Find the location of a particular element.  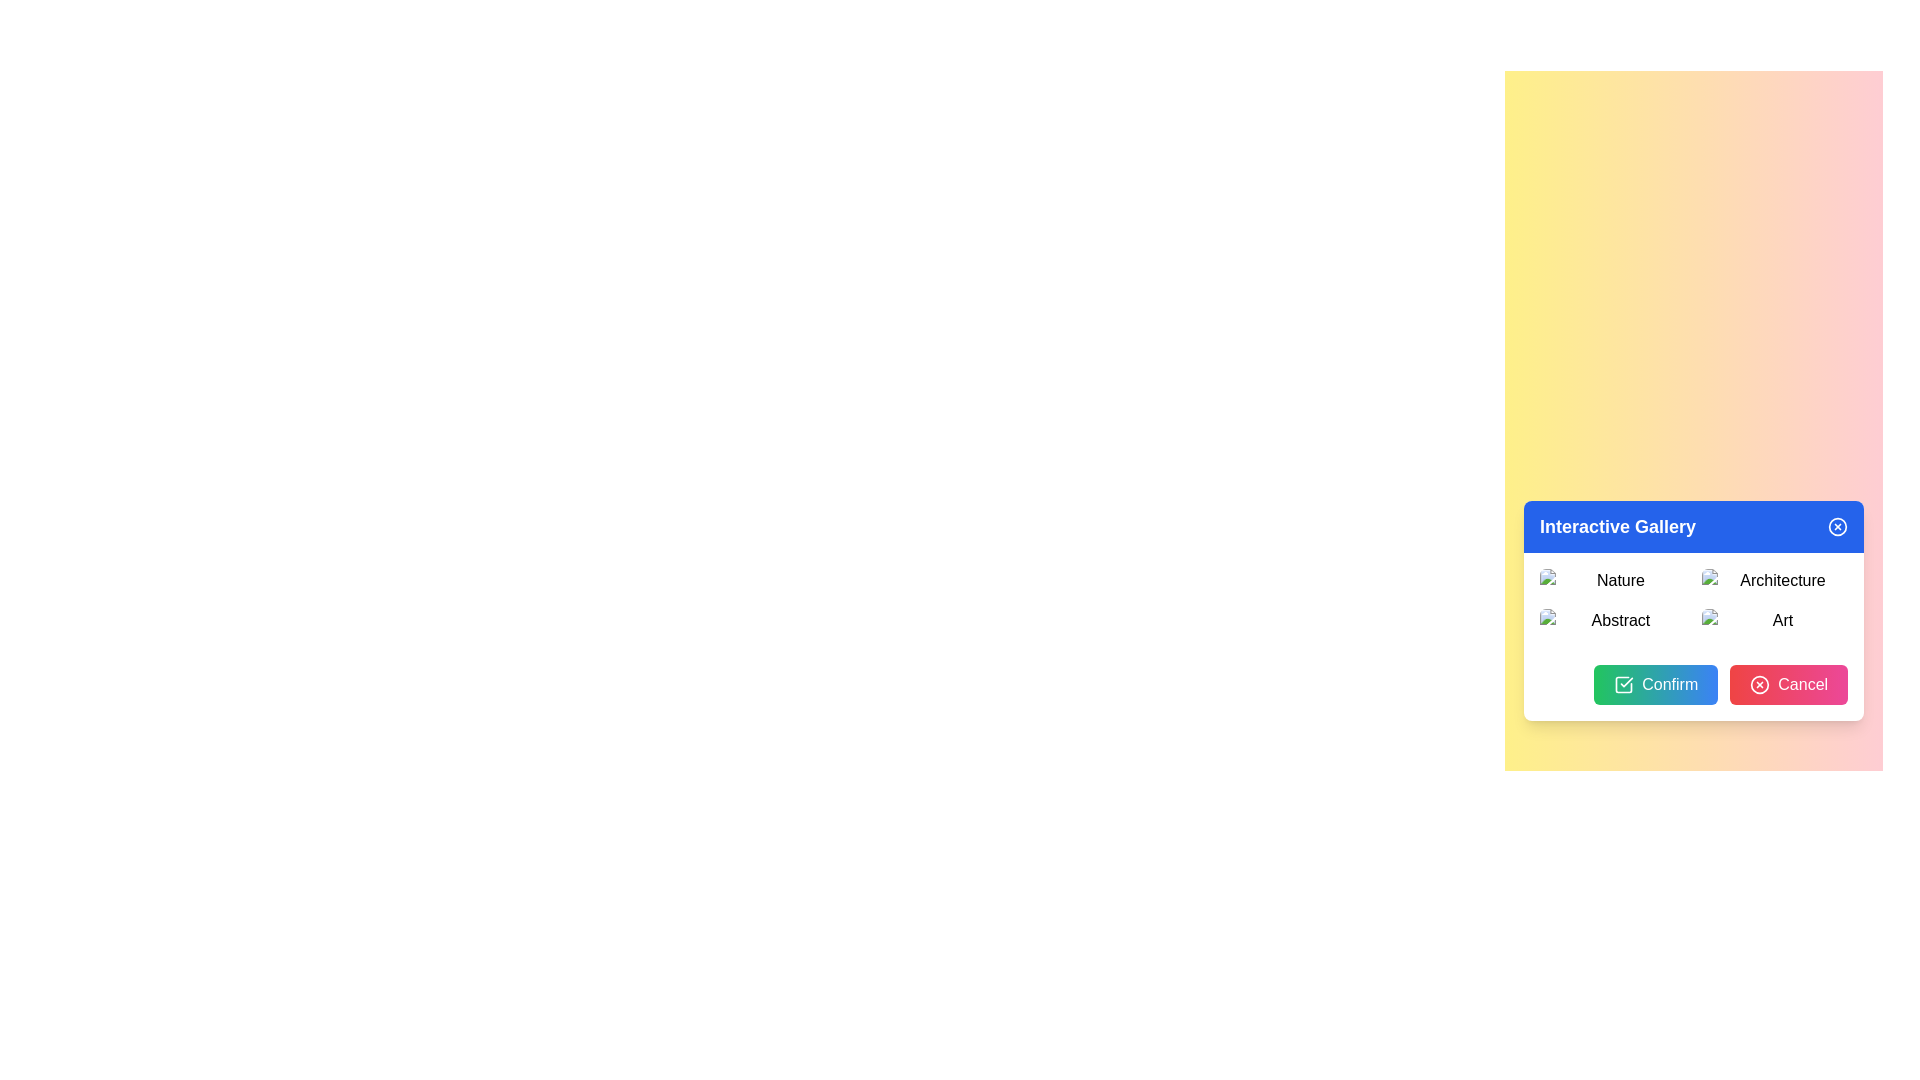

the Gallery tile labeled 'Art' is located at coordinates (1775, 620).